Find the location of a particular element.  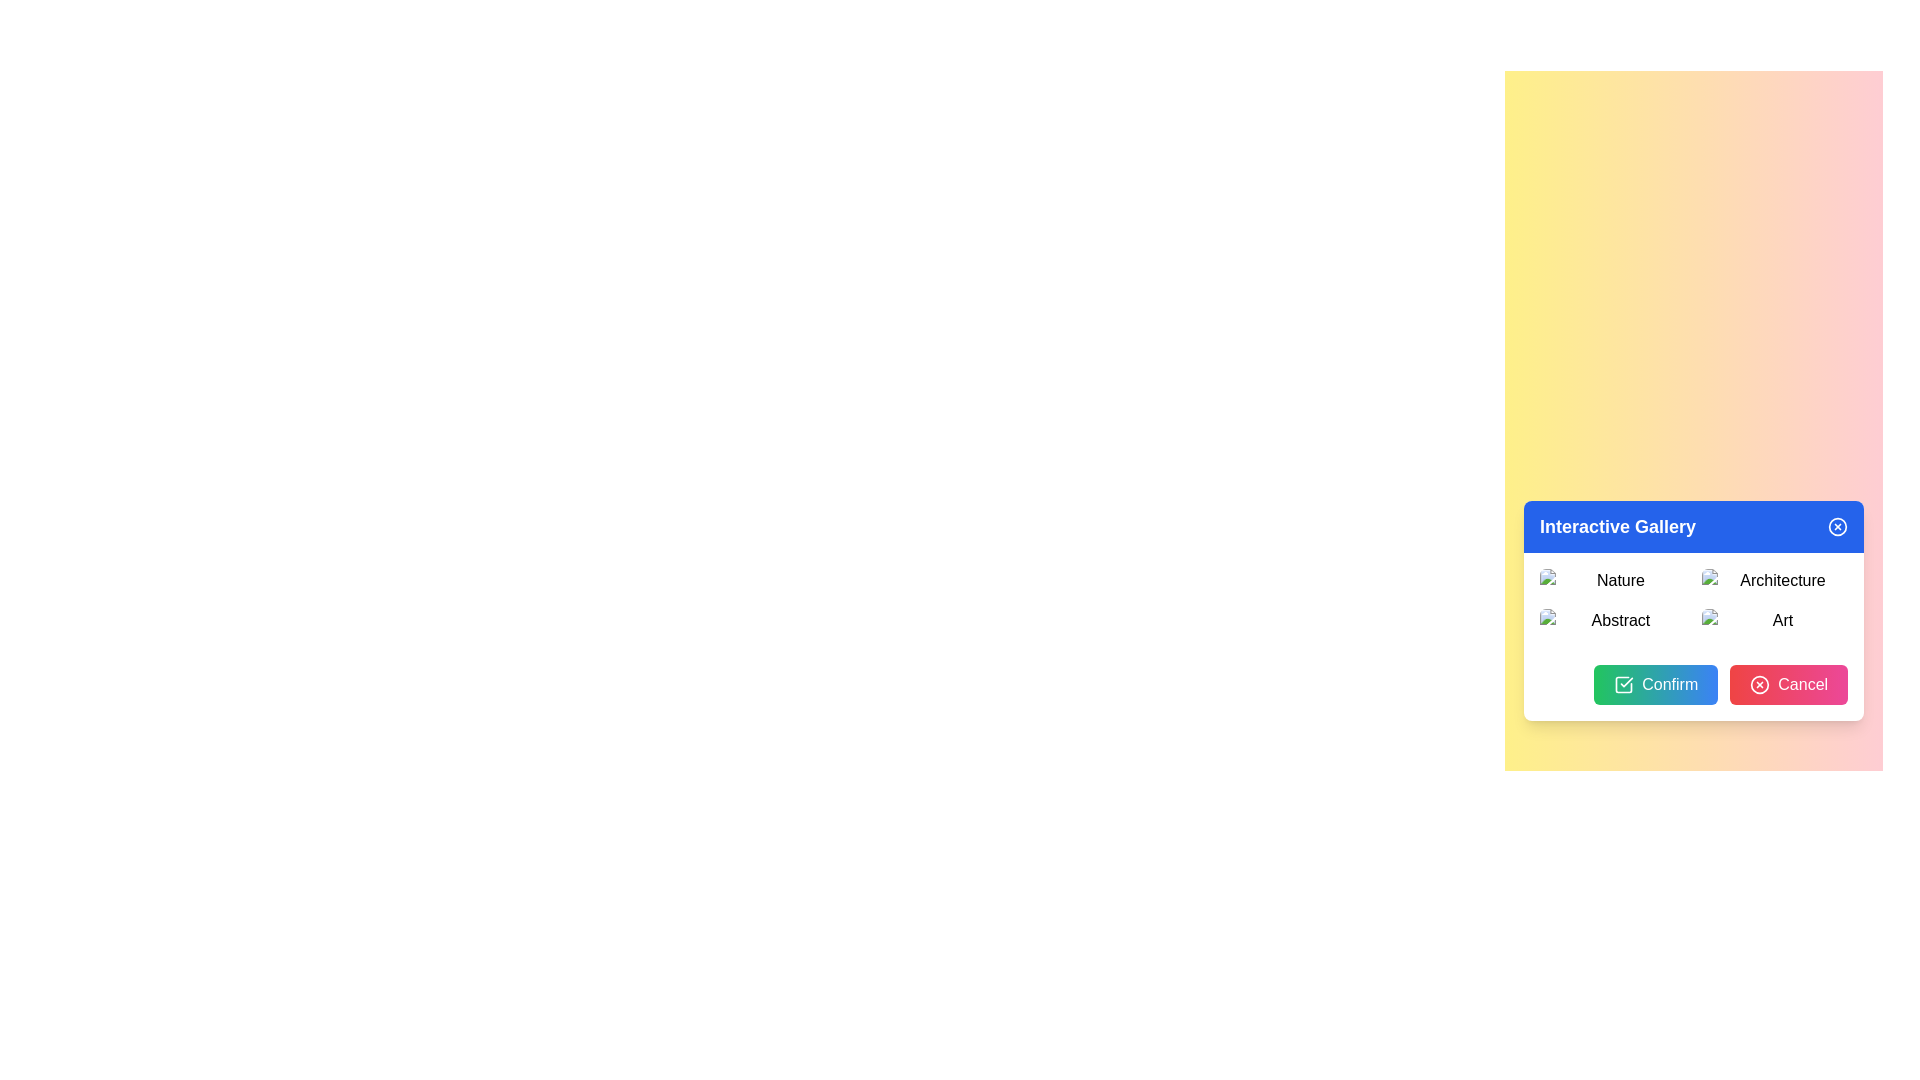

the Gallery tile labeled 'Art' is located at coordinates (1775, 620).